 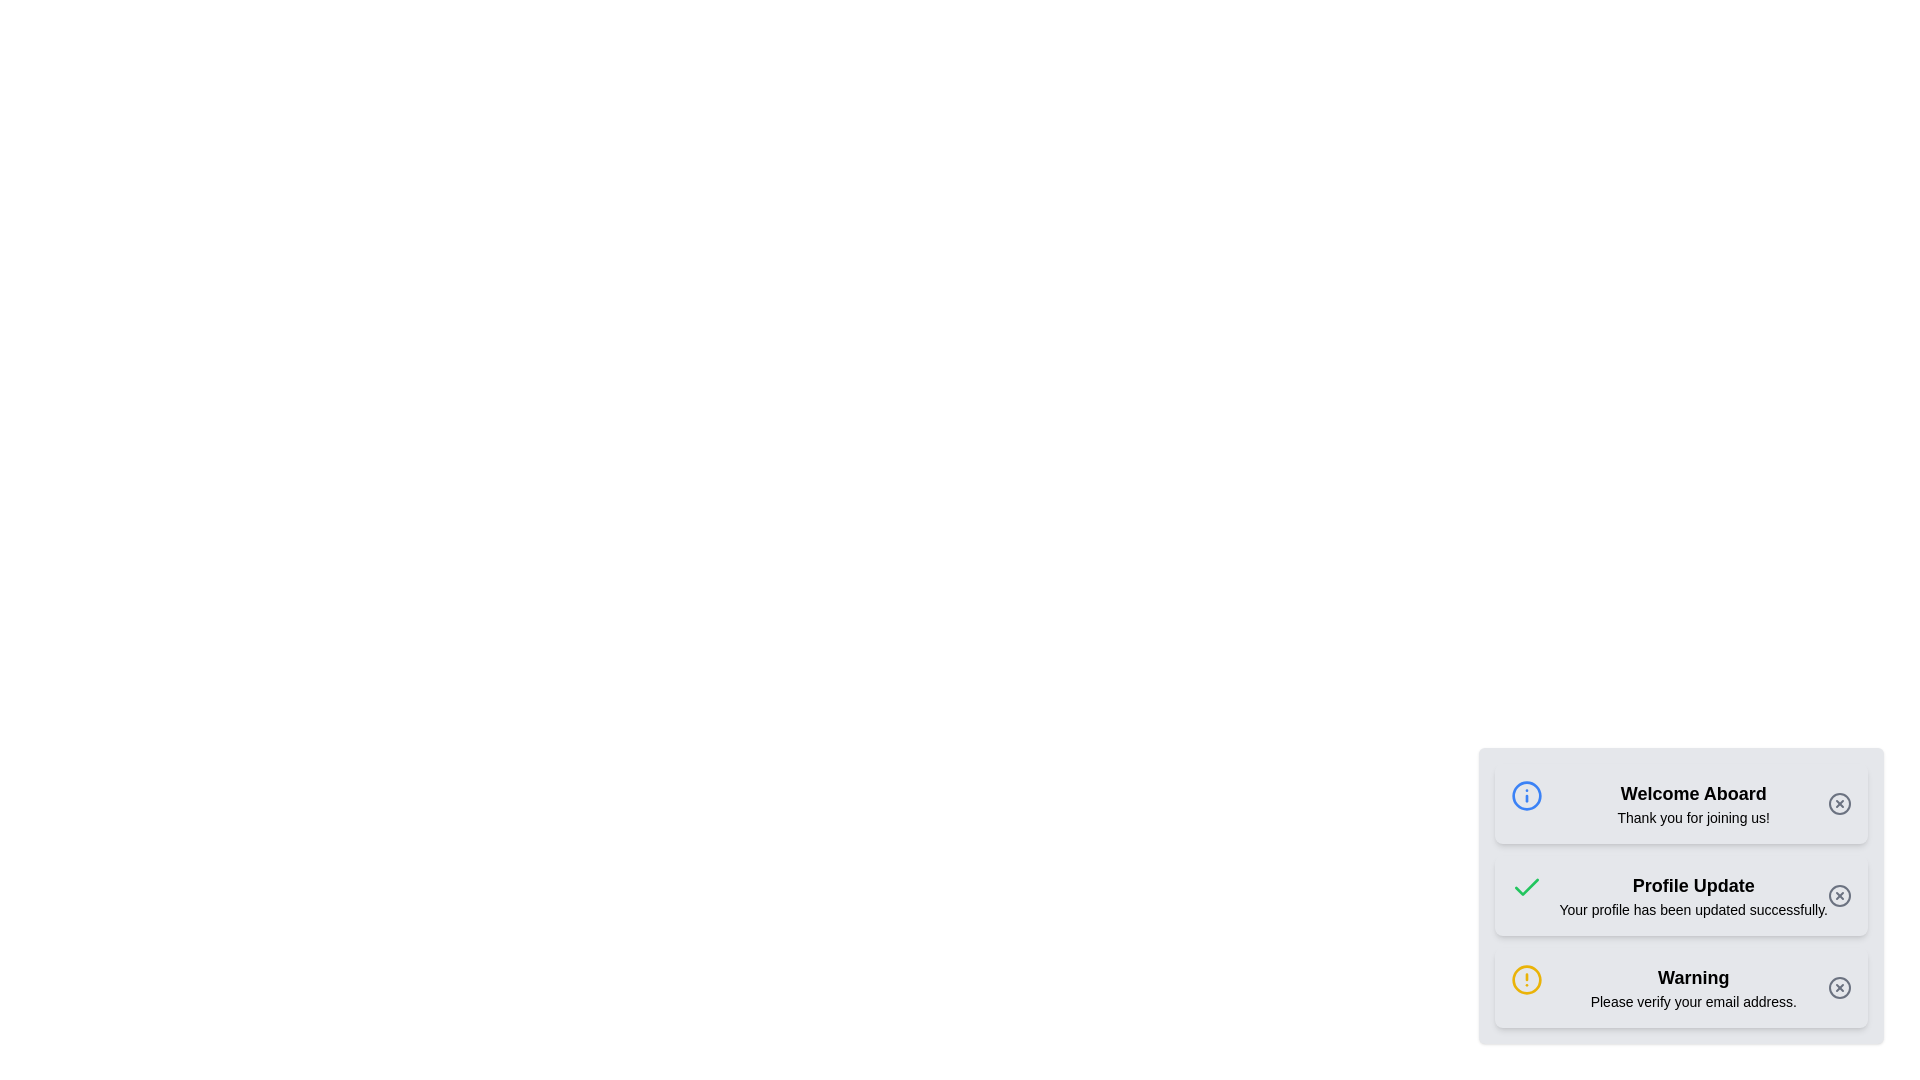 I want to click on and comprehend the warning in the notification message that alerts users about the necessity of verifying their email address, which is located in the third notification card of a vertically stacked list of notifications, so click(x=1692, y=986).